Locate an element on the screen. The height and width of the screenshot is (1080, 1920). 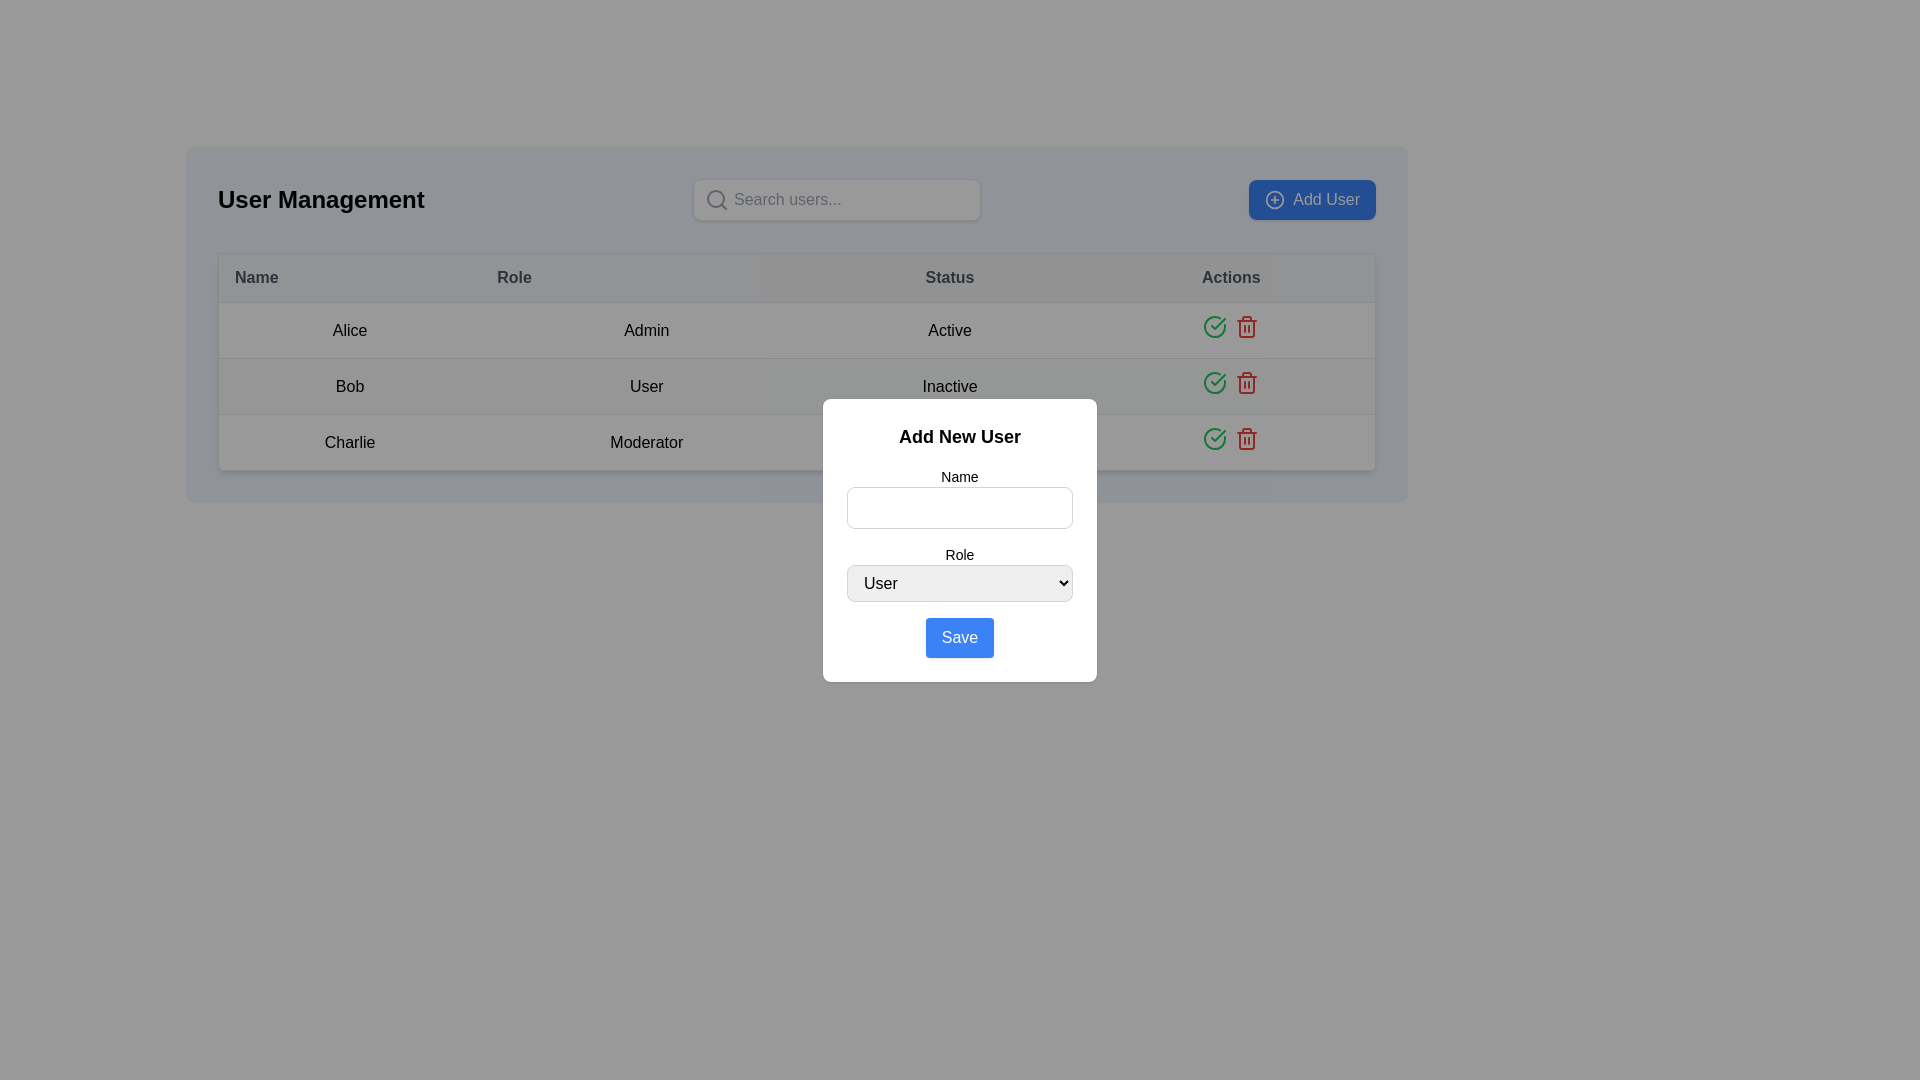
the 'Inactive' text label that displays the status of the user 'Bob' in the third column of the second row of the table is located at coordinates (949, 386).